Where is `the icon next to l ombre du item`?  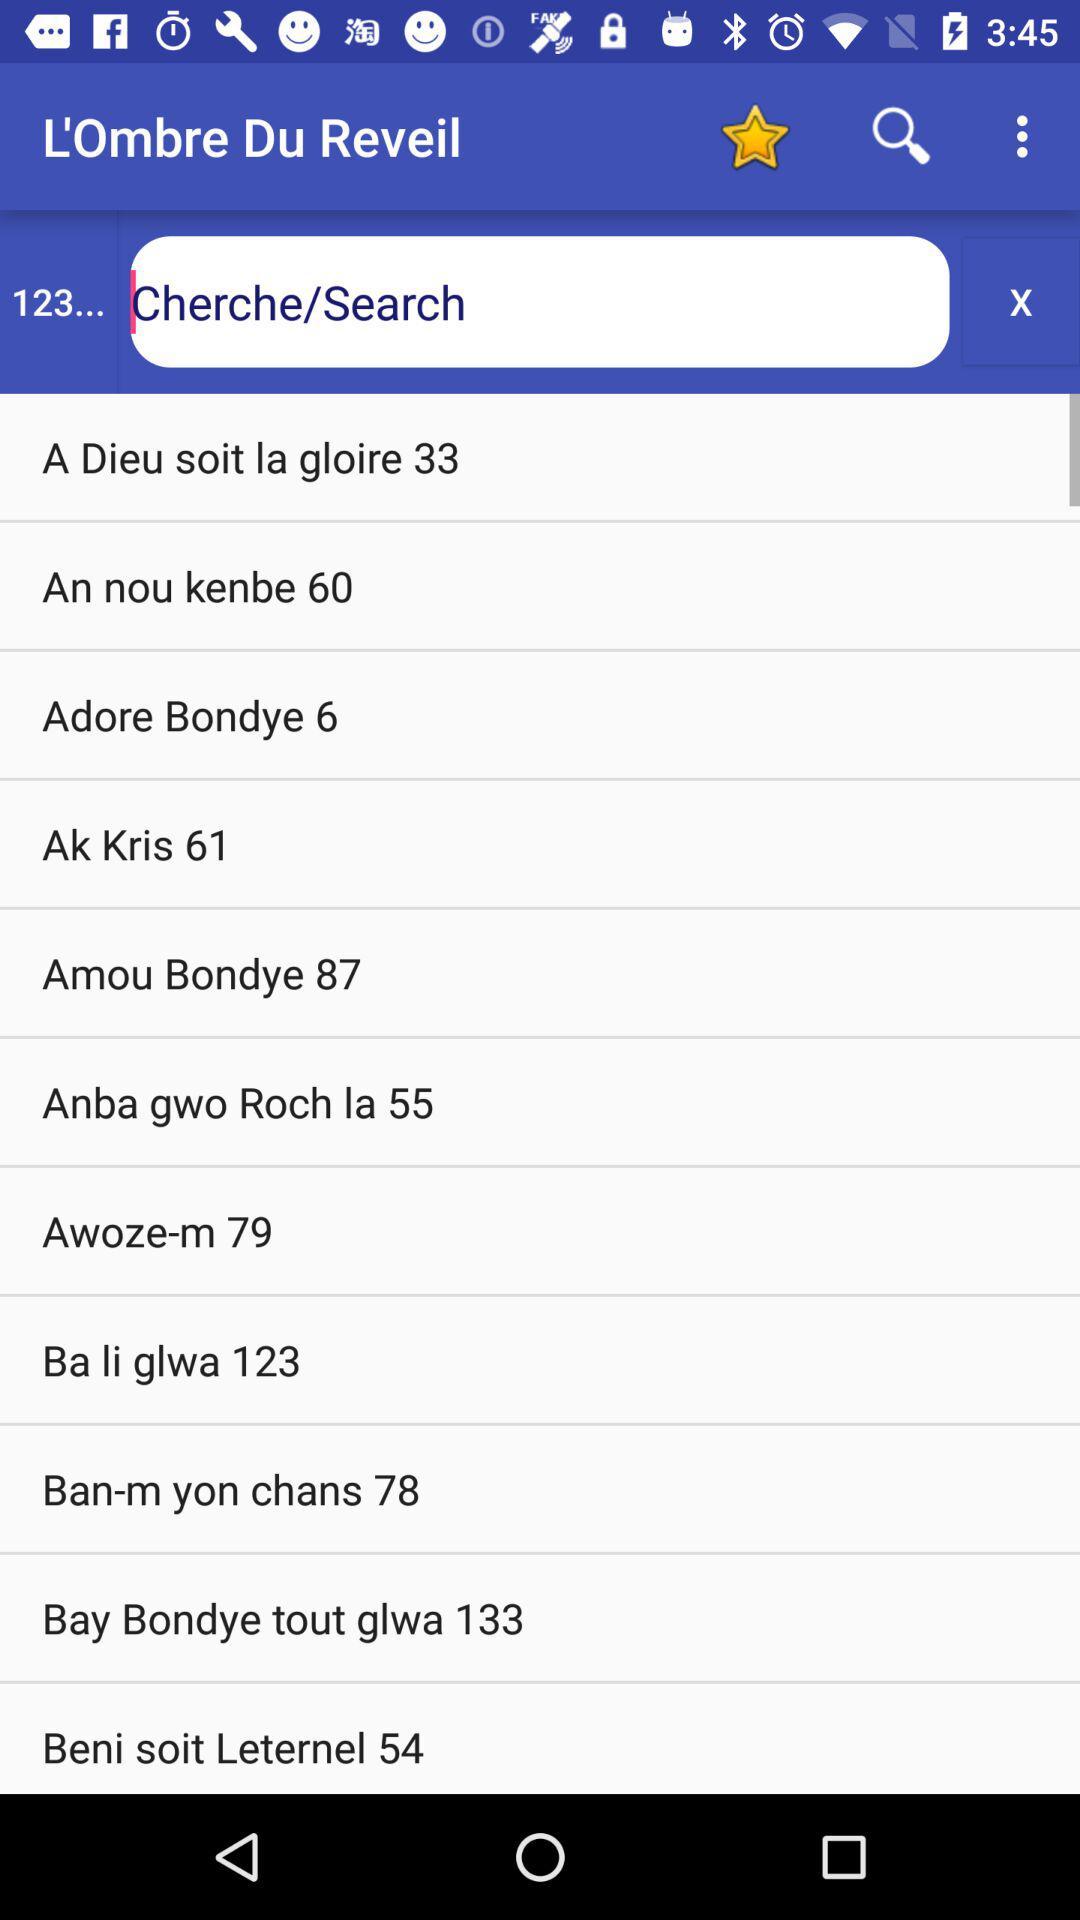 the icon next to l ombre du item is located at coordinates (754, 135).